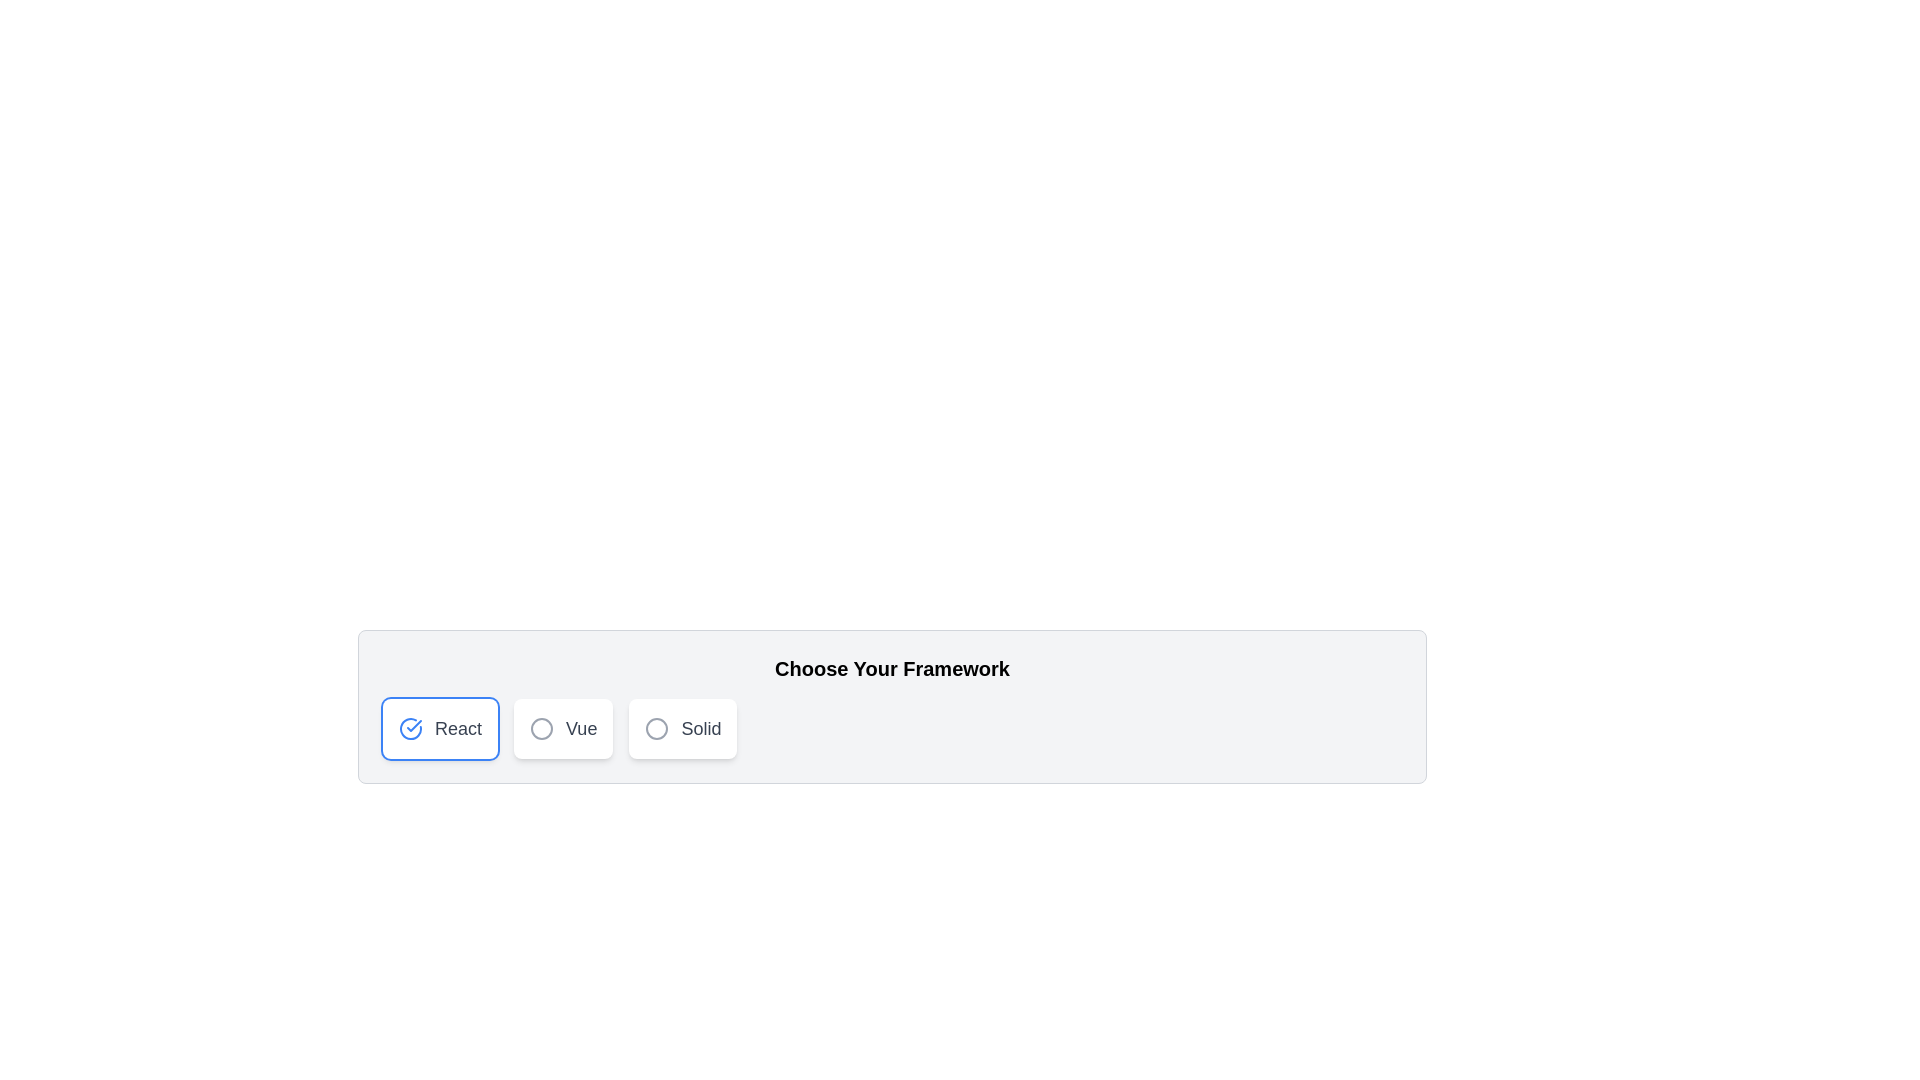 The height and width of the screenshot is (1080, 1920). What do you see at coordinates (683, 729) in the screenshot?
I see `the 'Solid' button, which is a rectangular button with a white background and a gray circular icon followed by the text 'Solid' in bold, dark gray font, located at the far right of a group of three buttons labeled 'React', 'Vue', and 'Solid'` at bounding box center [683, 729].